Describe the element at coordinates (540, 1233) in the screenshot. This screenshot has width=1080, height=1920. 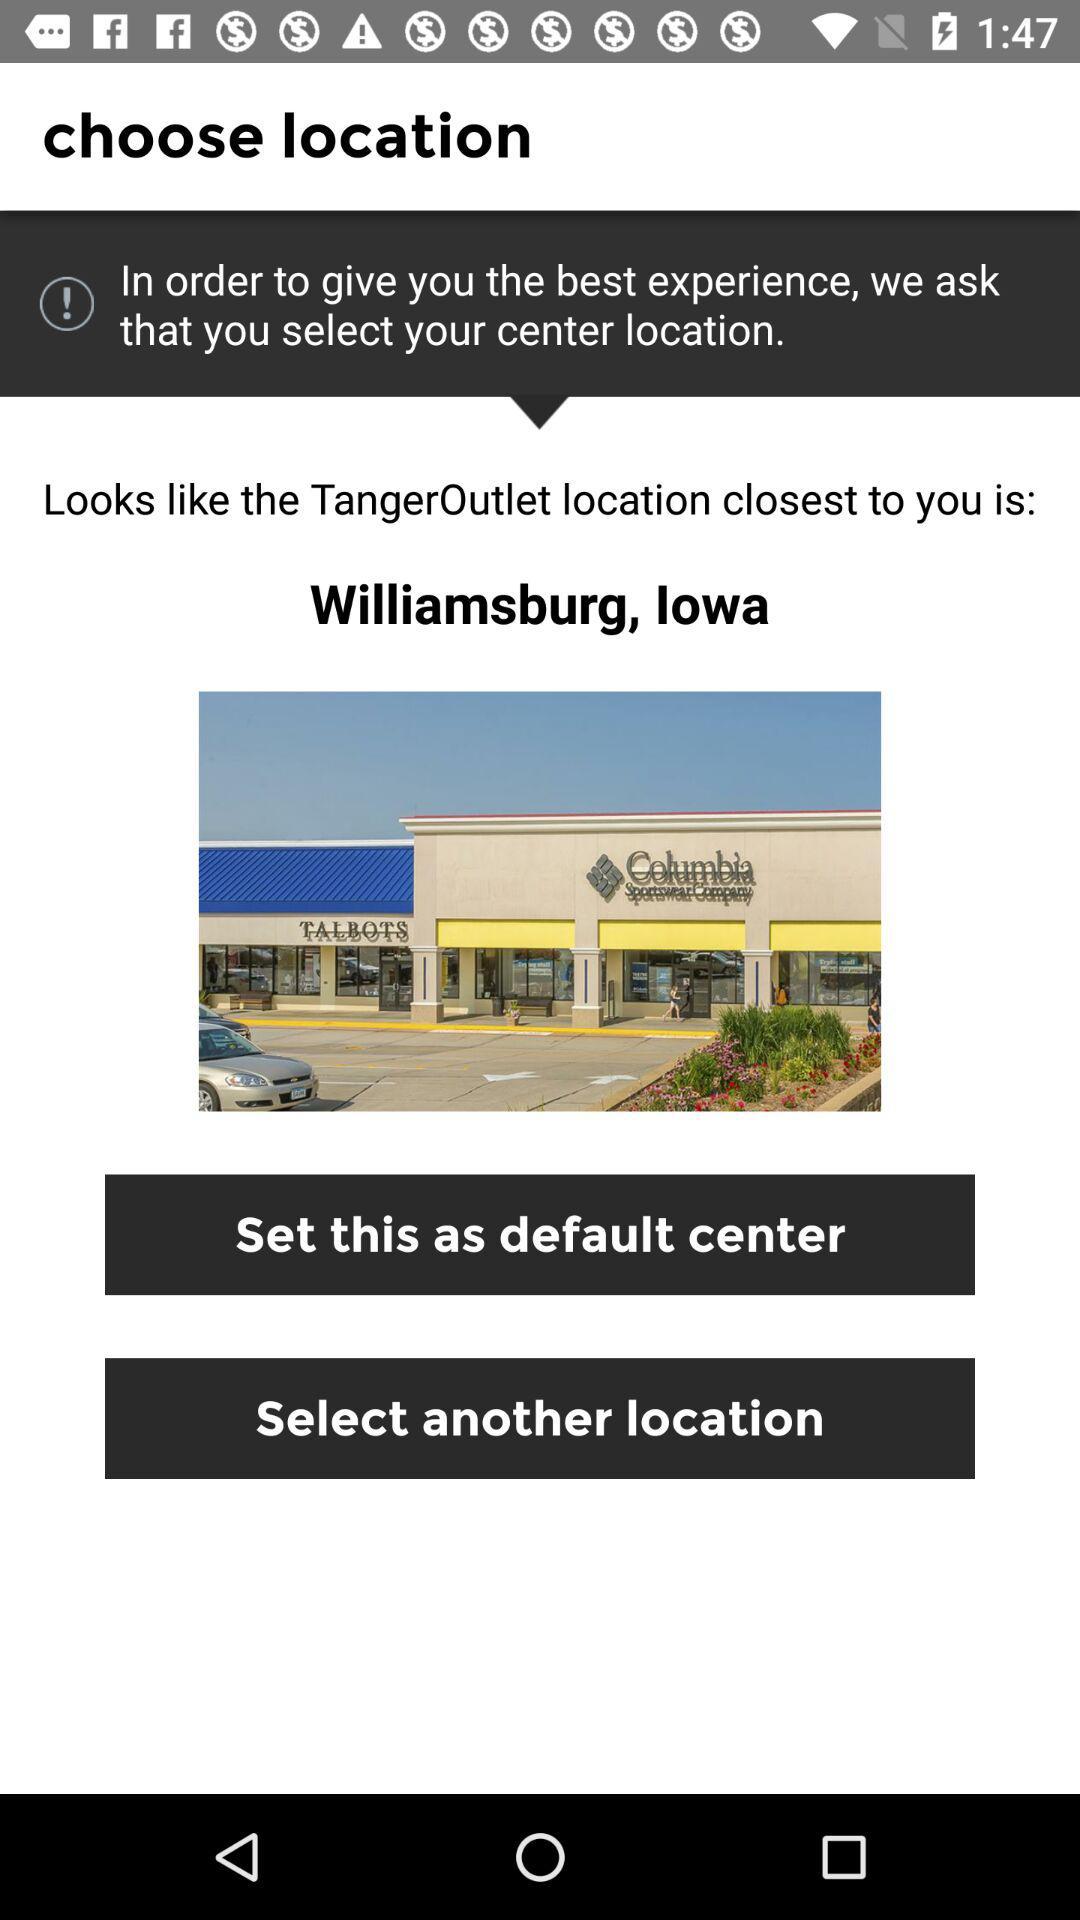
I see `the set this as item` at that location.